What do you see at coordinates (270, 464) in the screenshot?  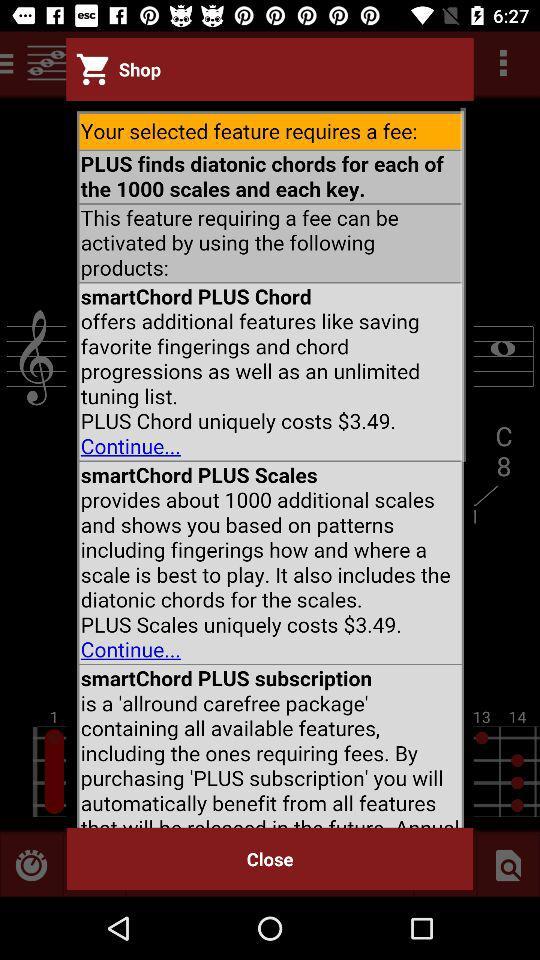 I see `scroll page` at bounding box center [270, 464].